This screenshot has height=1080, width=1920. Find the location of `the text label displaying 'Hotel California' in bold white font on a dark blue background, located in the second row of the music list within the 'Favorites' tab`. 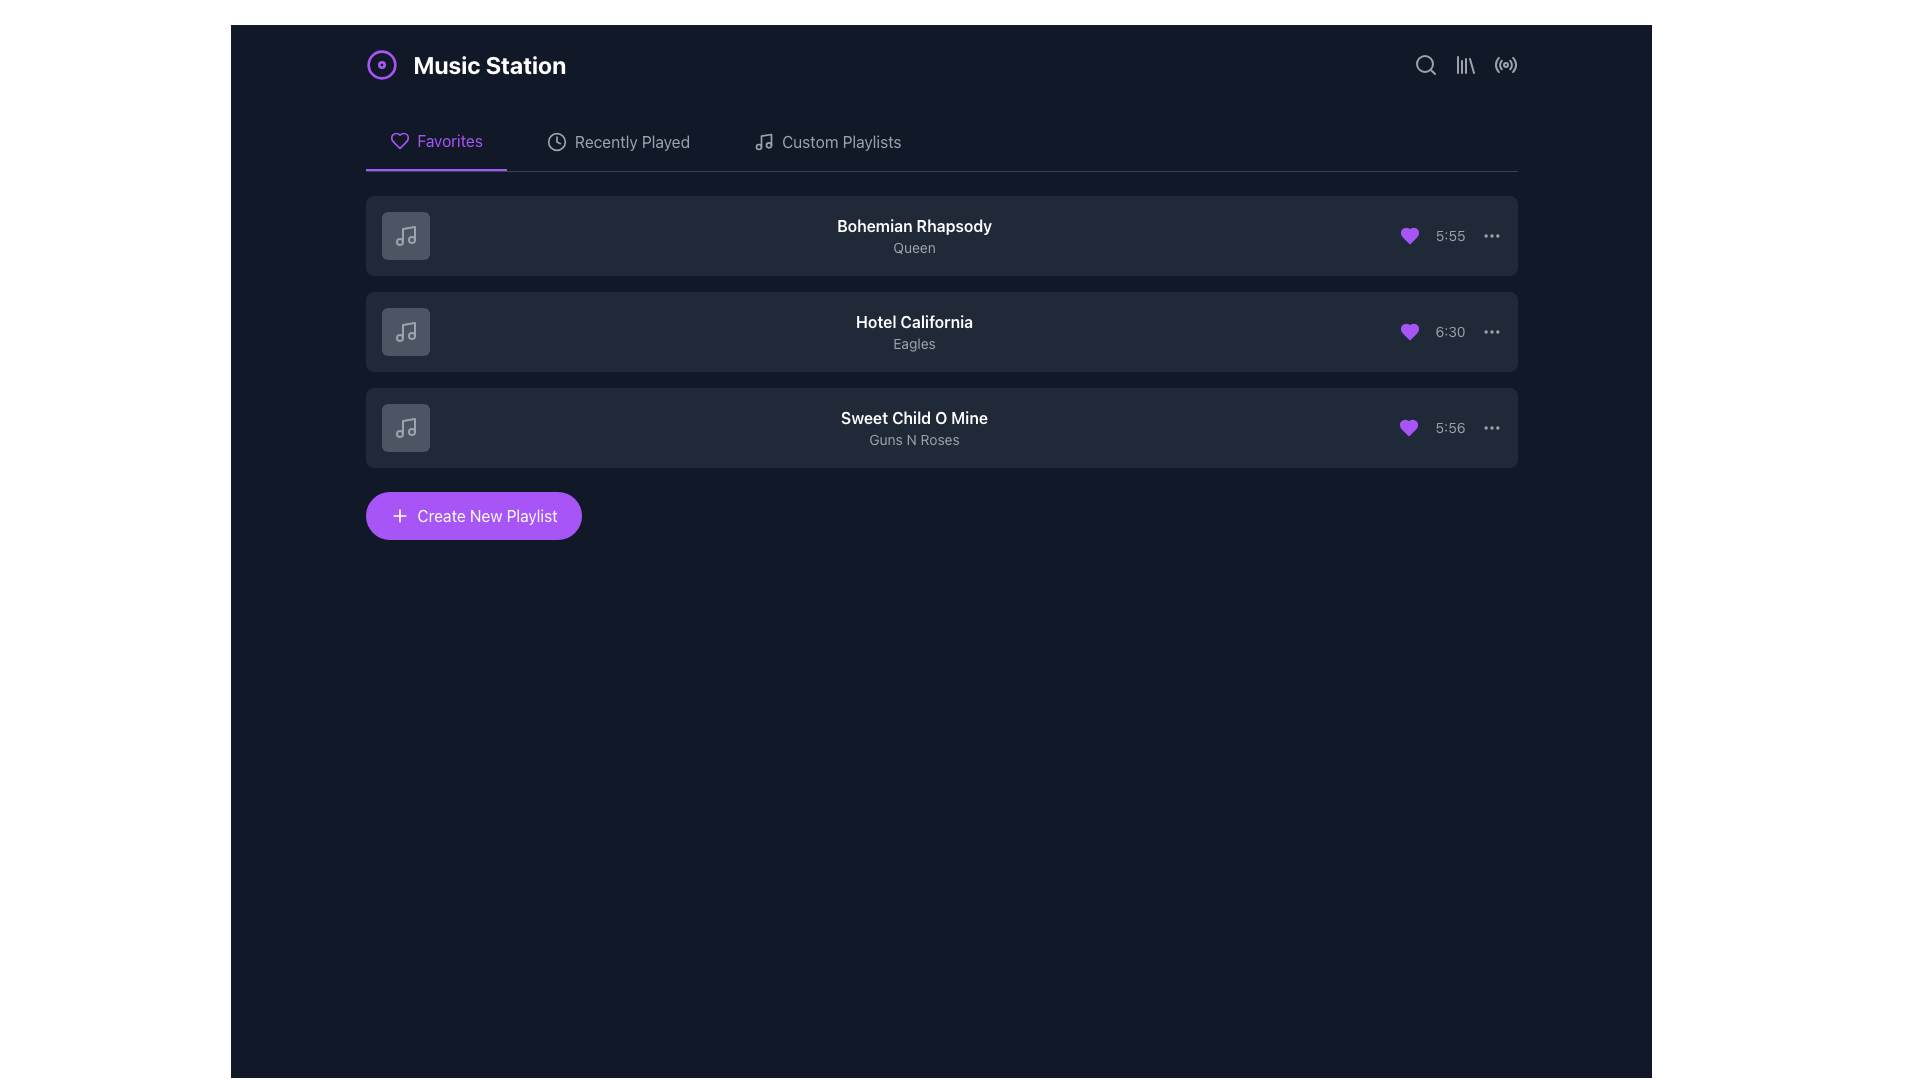

the text label displaying 'Hotel California' in bold white font on a dark blue background, located in the second row of the music list within the 'Favorites' tab is located at coordinates (913, 320).